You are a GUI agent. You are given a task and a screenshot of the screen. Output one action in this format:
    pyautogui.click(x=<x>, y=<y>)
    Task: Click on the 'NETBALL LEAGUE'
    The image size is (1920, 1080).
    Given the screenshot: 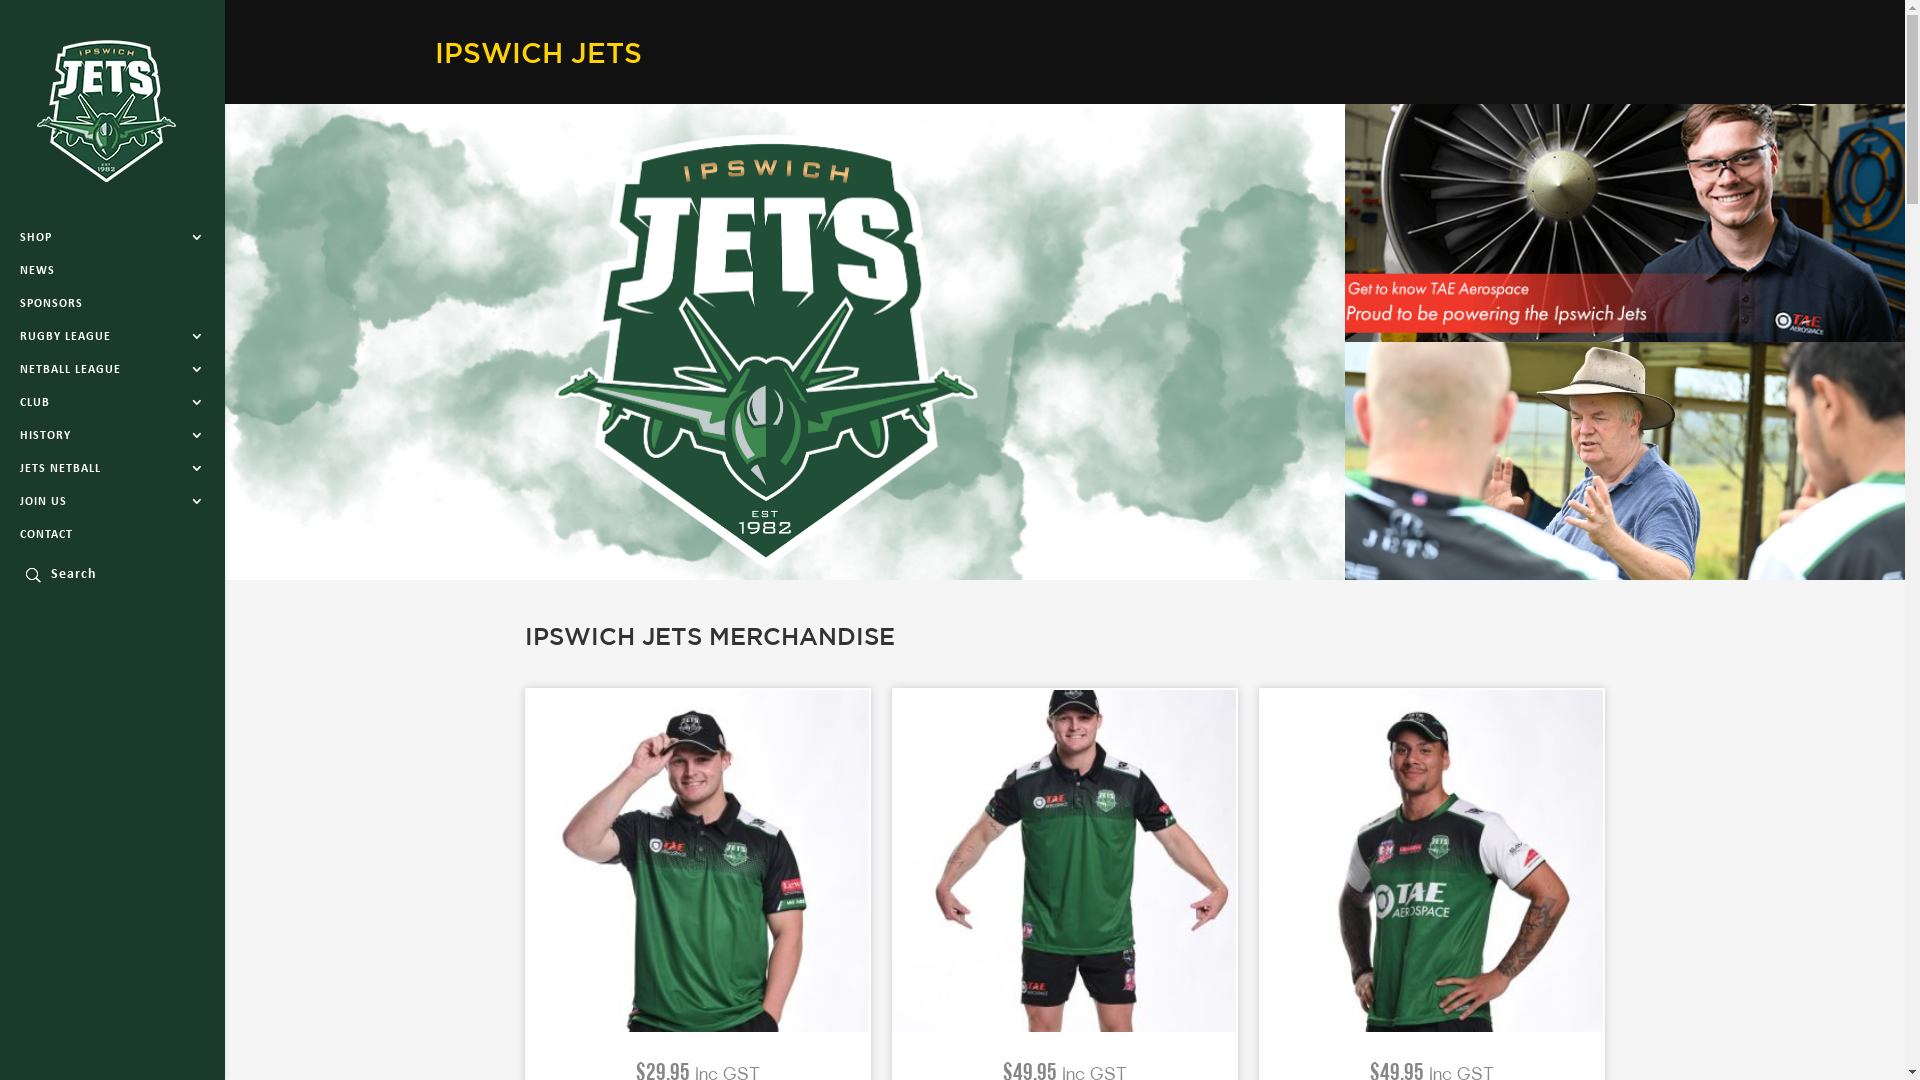 What is the action you would take?
    pyautogui.click(x=111, y=370)
    